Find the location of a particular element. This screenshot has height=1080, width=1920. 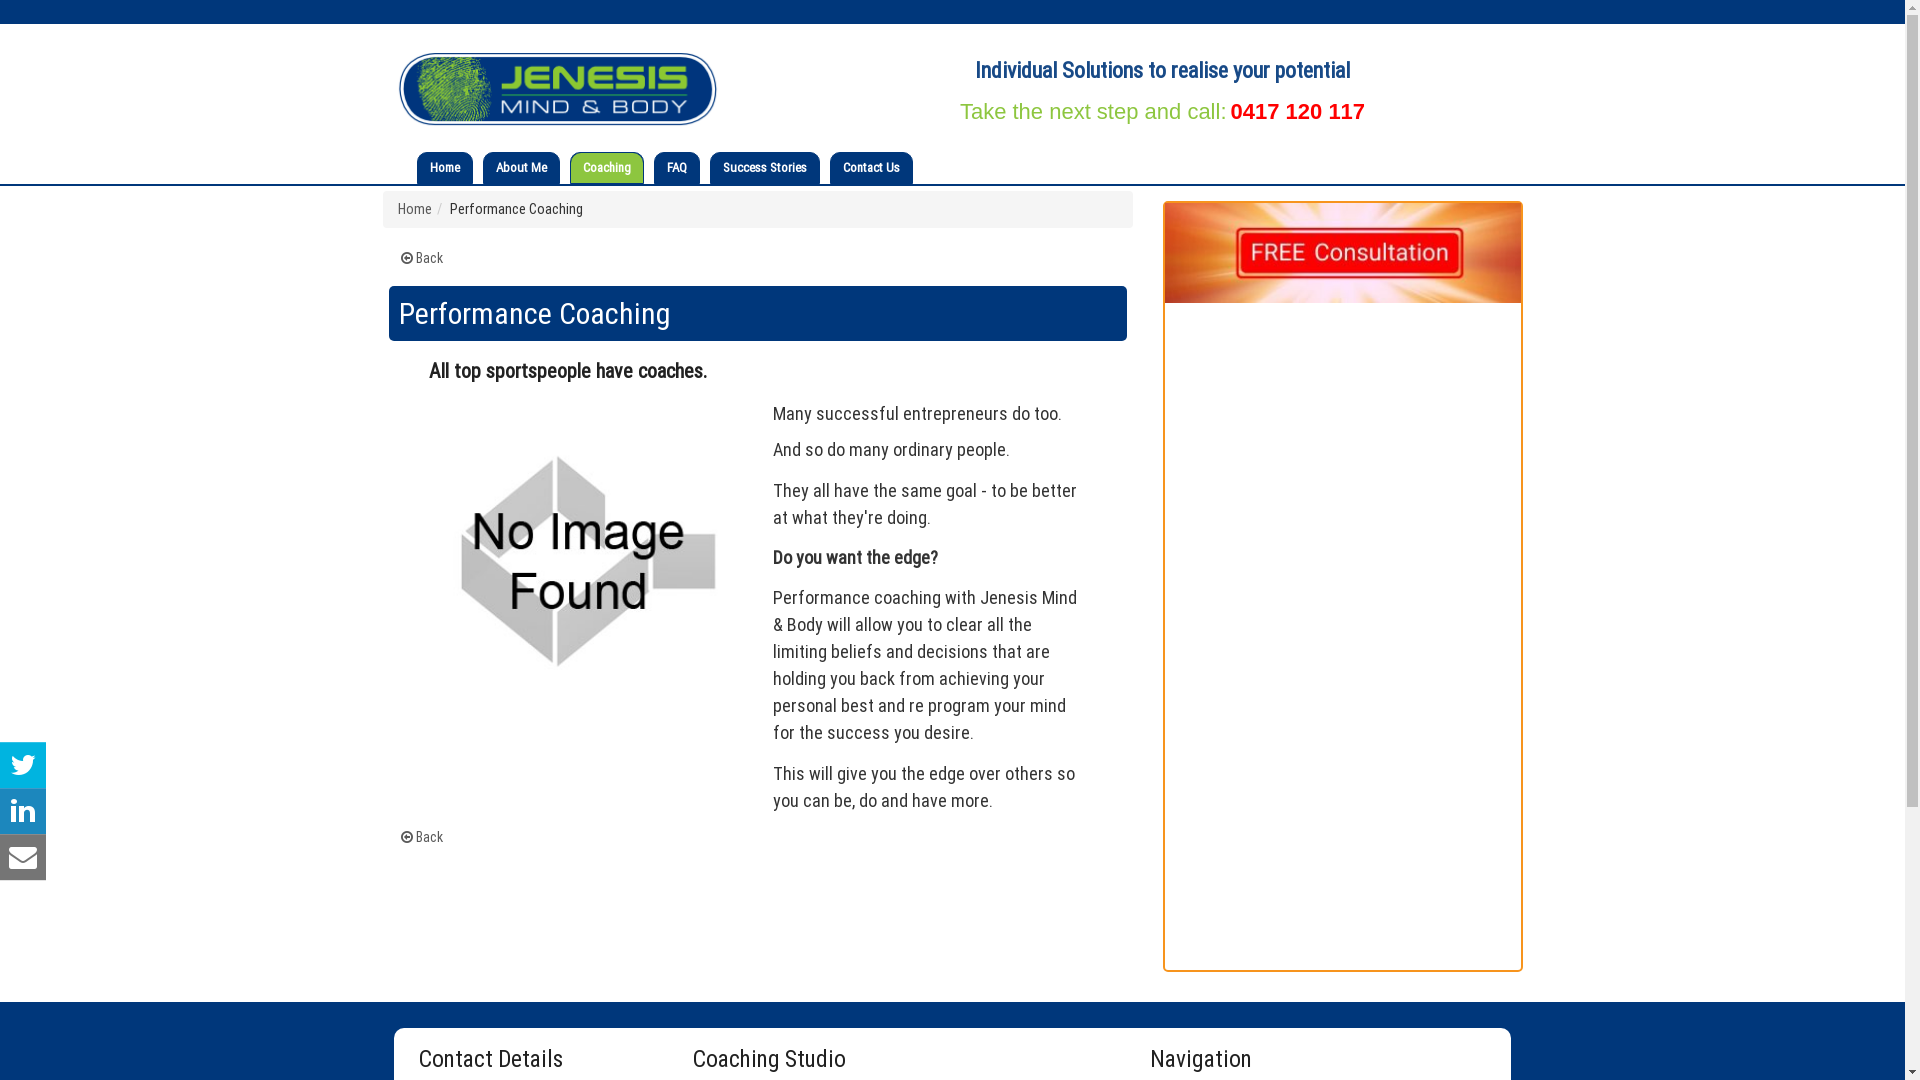

'About Me' is located at coordinates (521, 167).